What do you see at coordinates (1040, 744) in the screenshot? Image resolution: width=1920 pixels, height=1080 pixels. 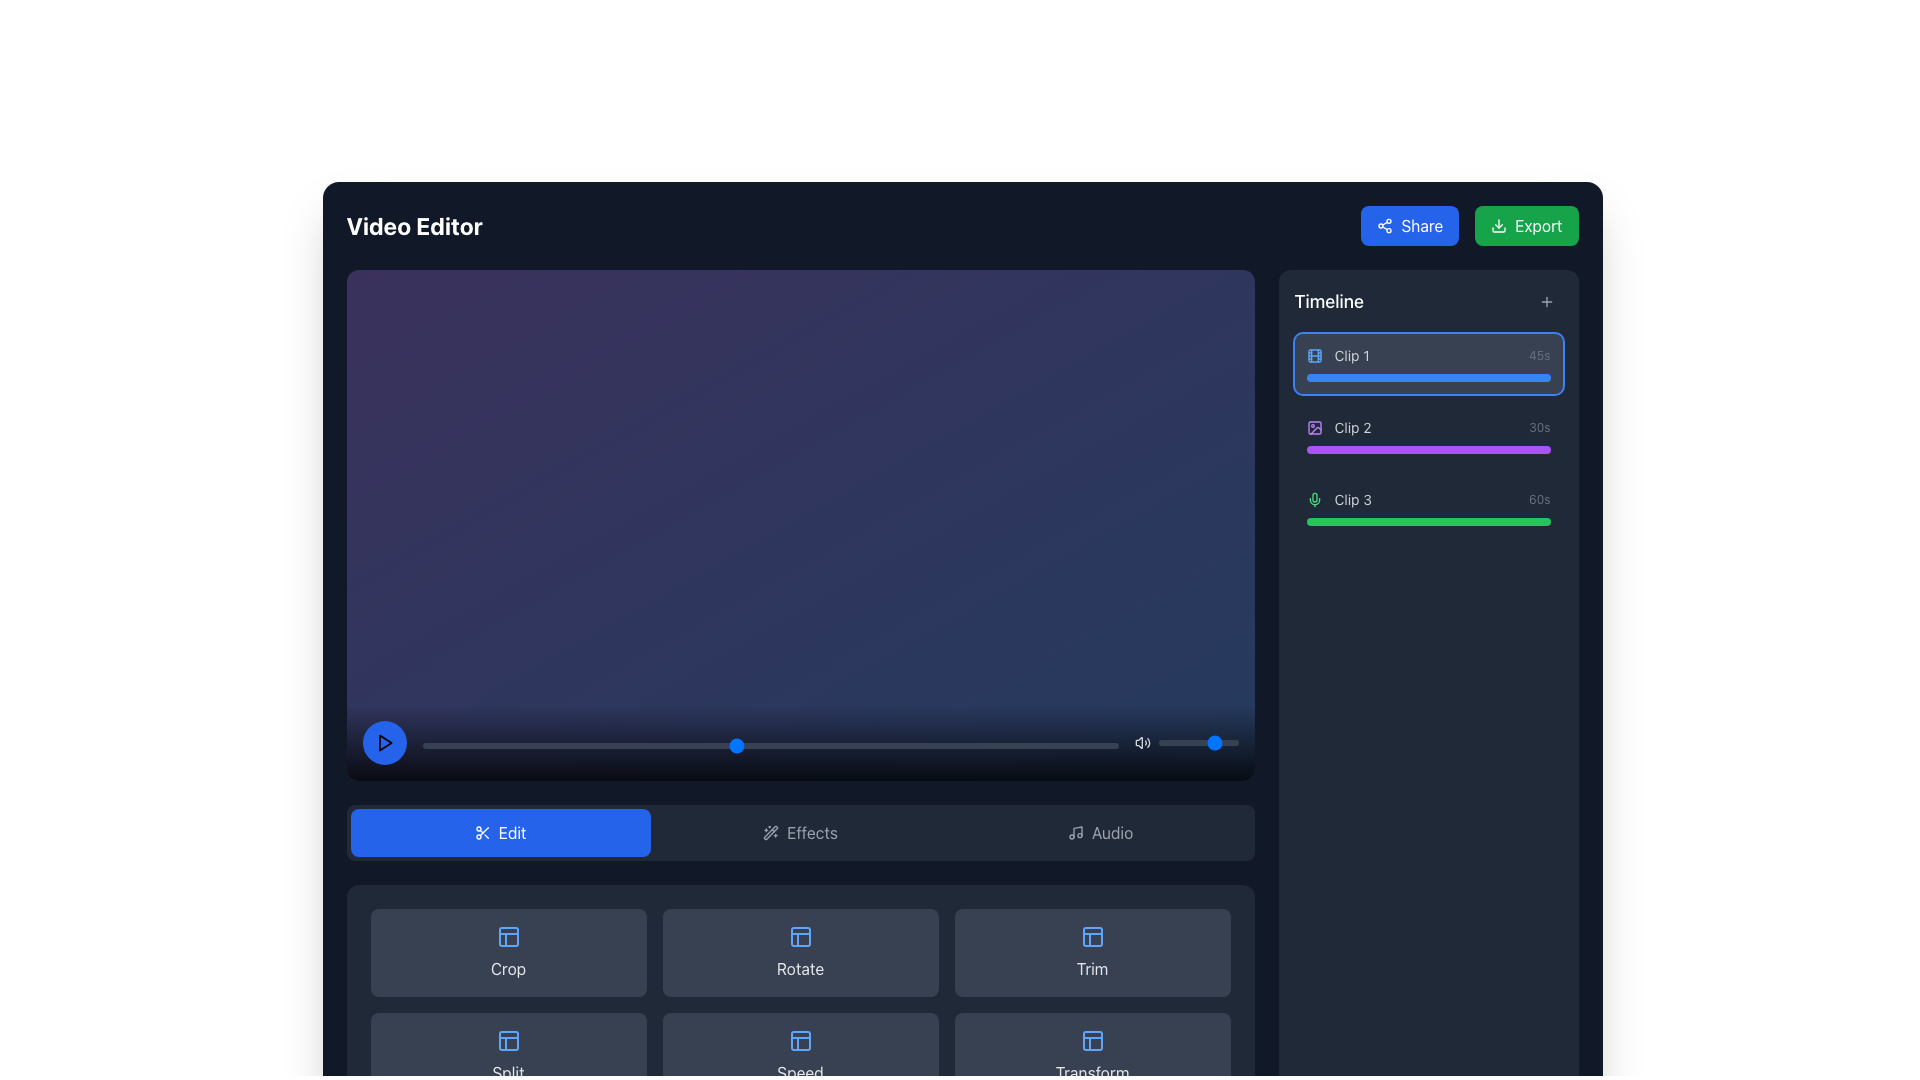 I see `slider value` at bounding box center [1040, 744].